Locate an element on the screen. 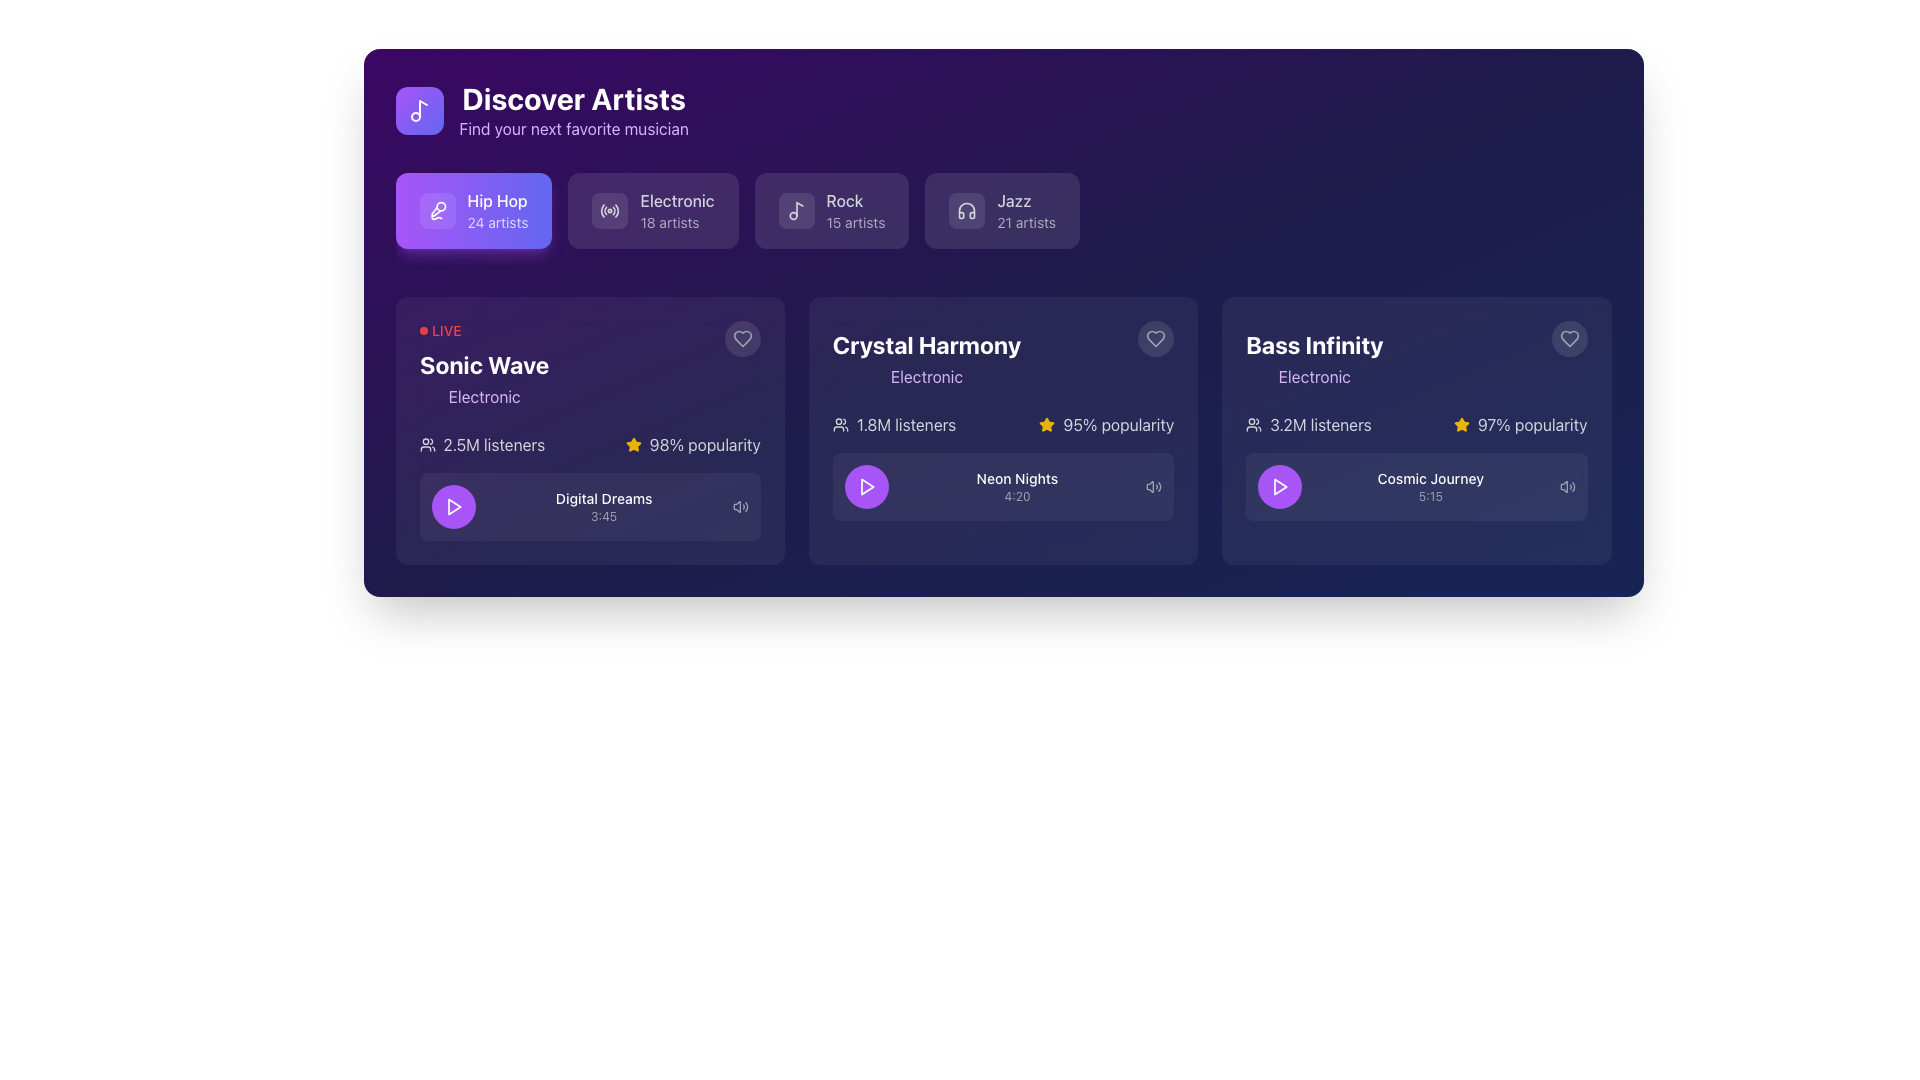 The width and height of the screenshot is (1920, 1080). the text indicator '98% popularity' with the yellow star icon, found in the bottom-right of the 'Sonic Wave' card, below its title and adjacent to '2.5M listeners' is located at coordinates (693, 443).